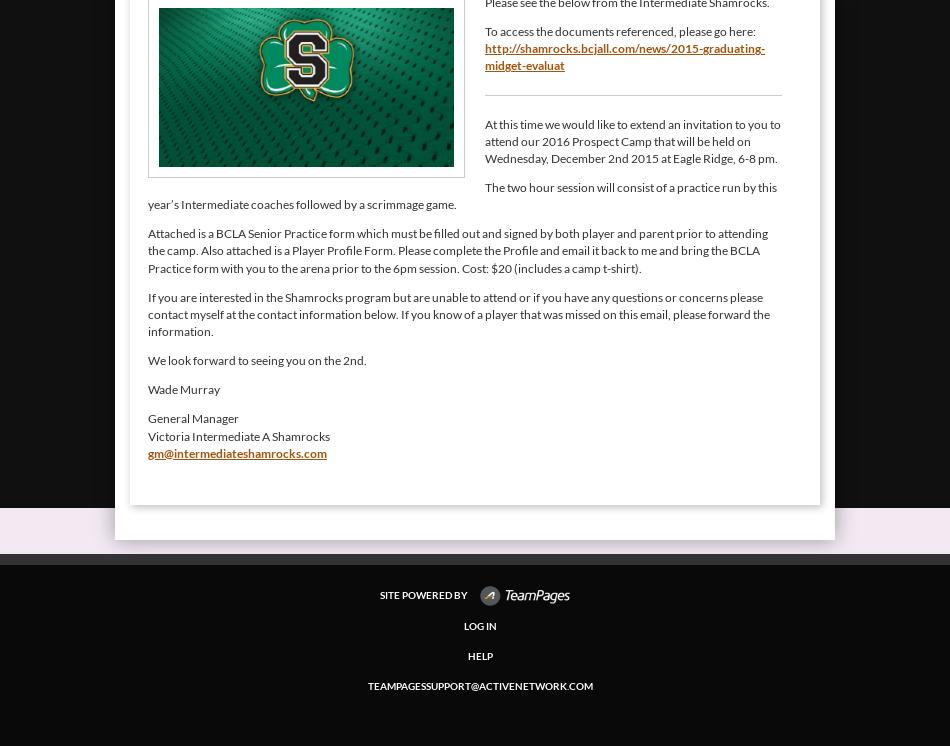 The width and height of the screenshot is (950, 746). What do you see at coordinates (148, 233) in the screenshot?
I see `'Attached is a'` at bounding box center [148, 233].